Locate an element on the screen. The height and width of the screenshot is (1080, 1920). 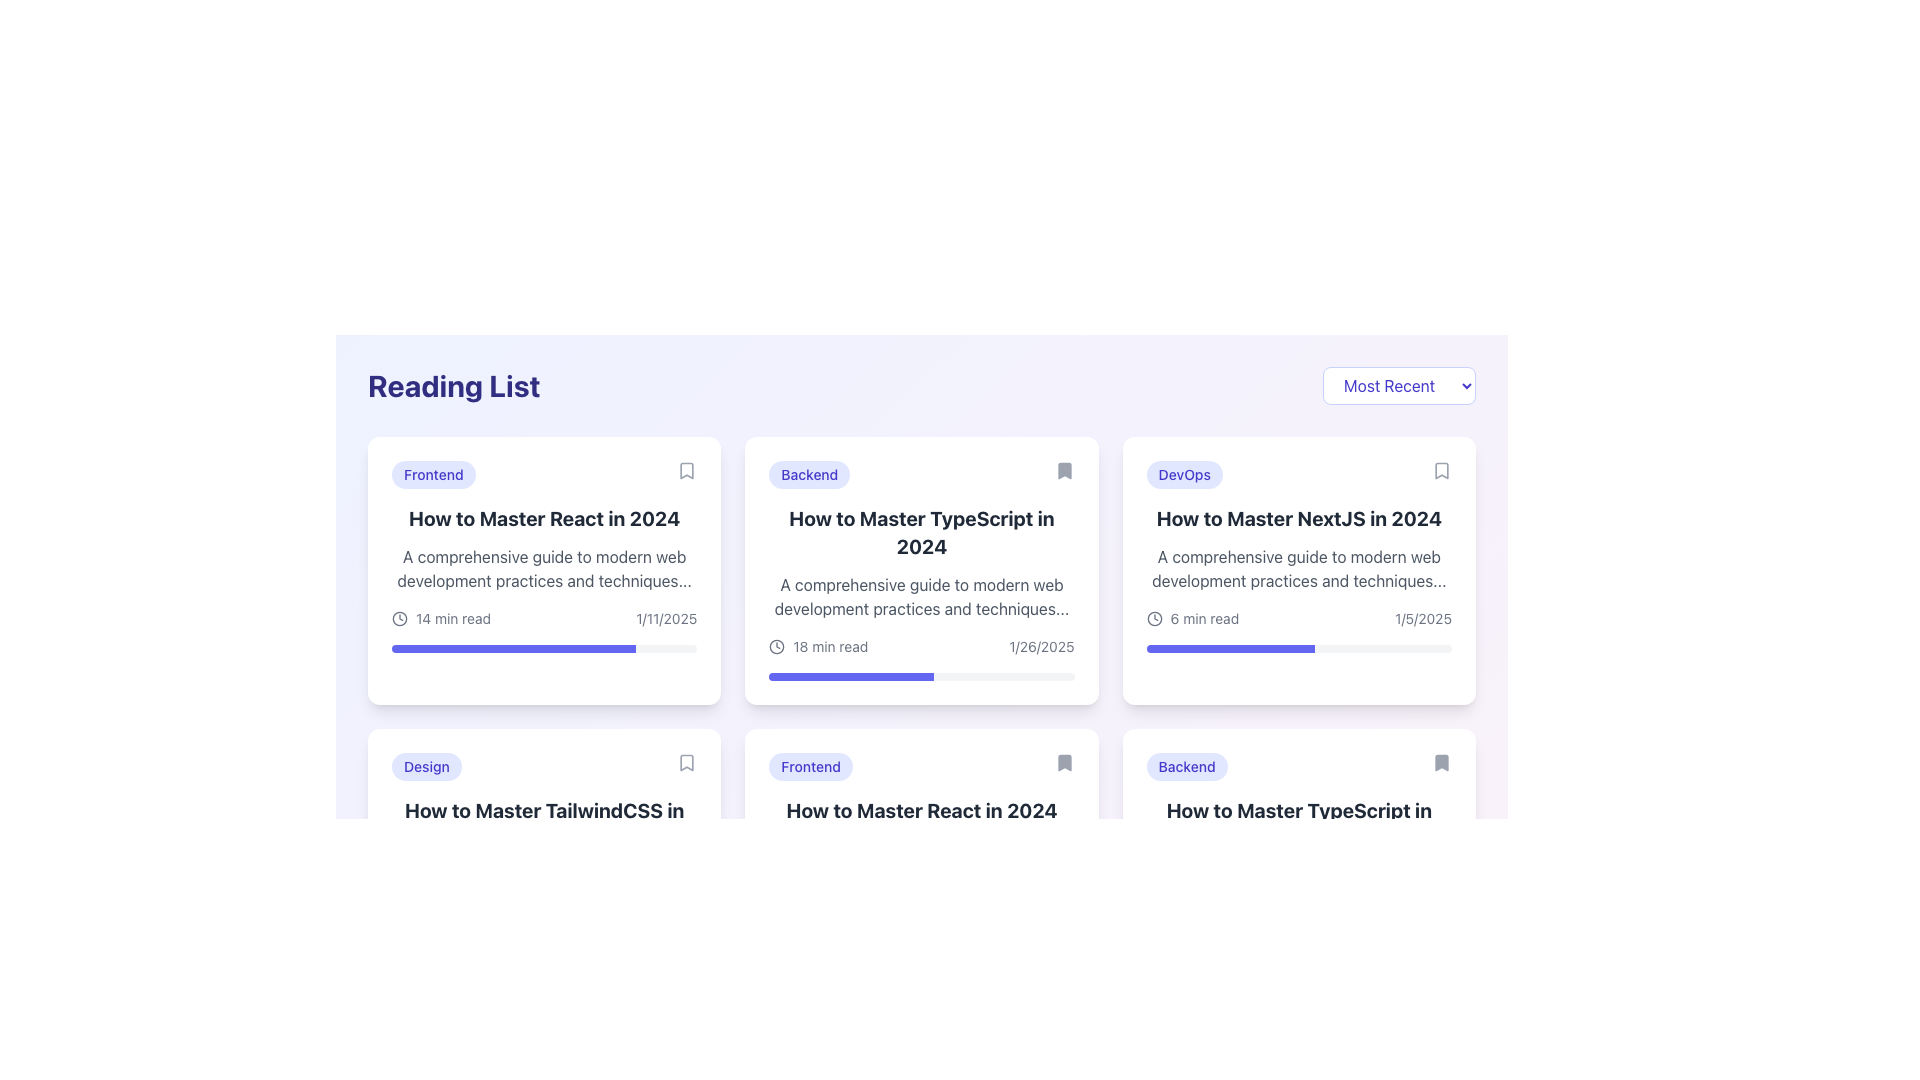
the bookmark icon located at the top-right corner of the 'How to Master TailwindCSS in 2024' card is located at coordinates (687, 763).